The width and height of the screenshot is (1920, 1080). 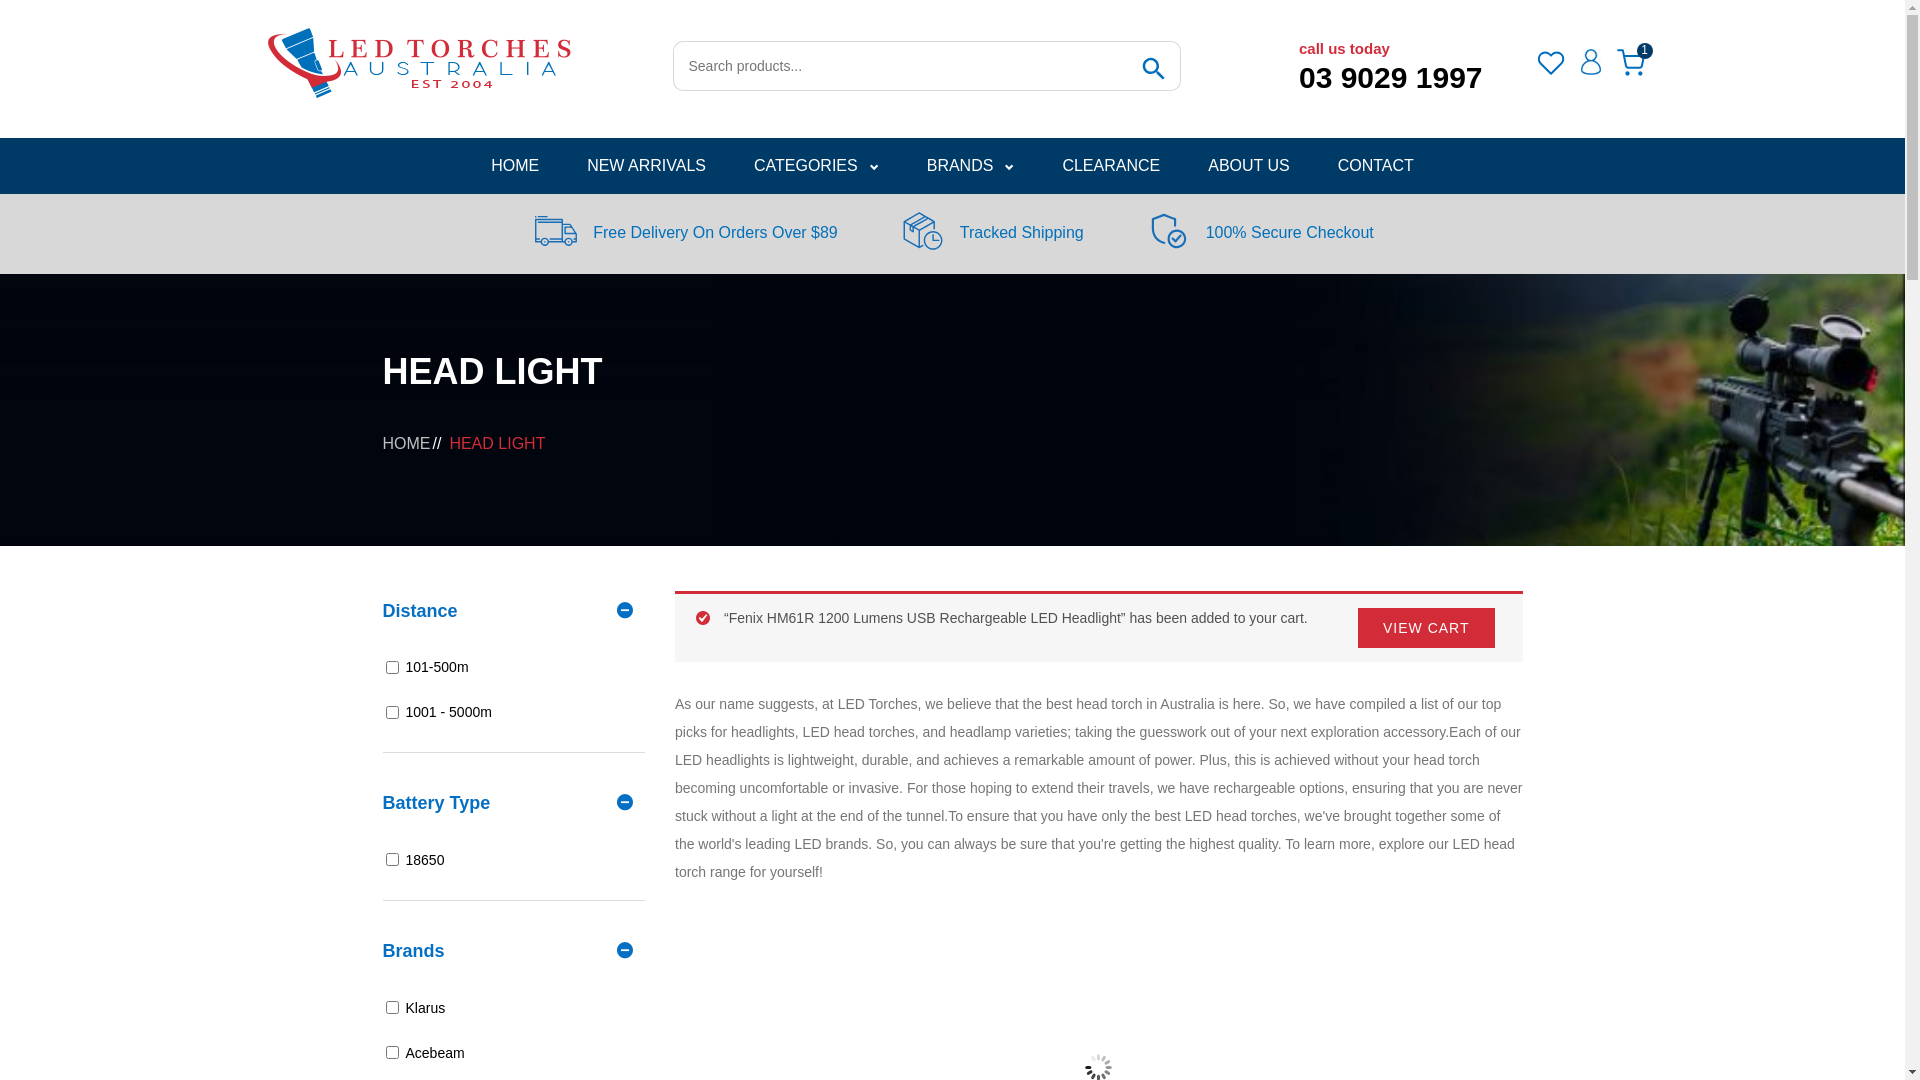 What do you see at coordinates (1425, 627) in the screenshot?
I see `'VIEW CART'` at bounding box center [1425, 627].